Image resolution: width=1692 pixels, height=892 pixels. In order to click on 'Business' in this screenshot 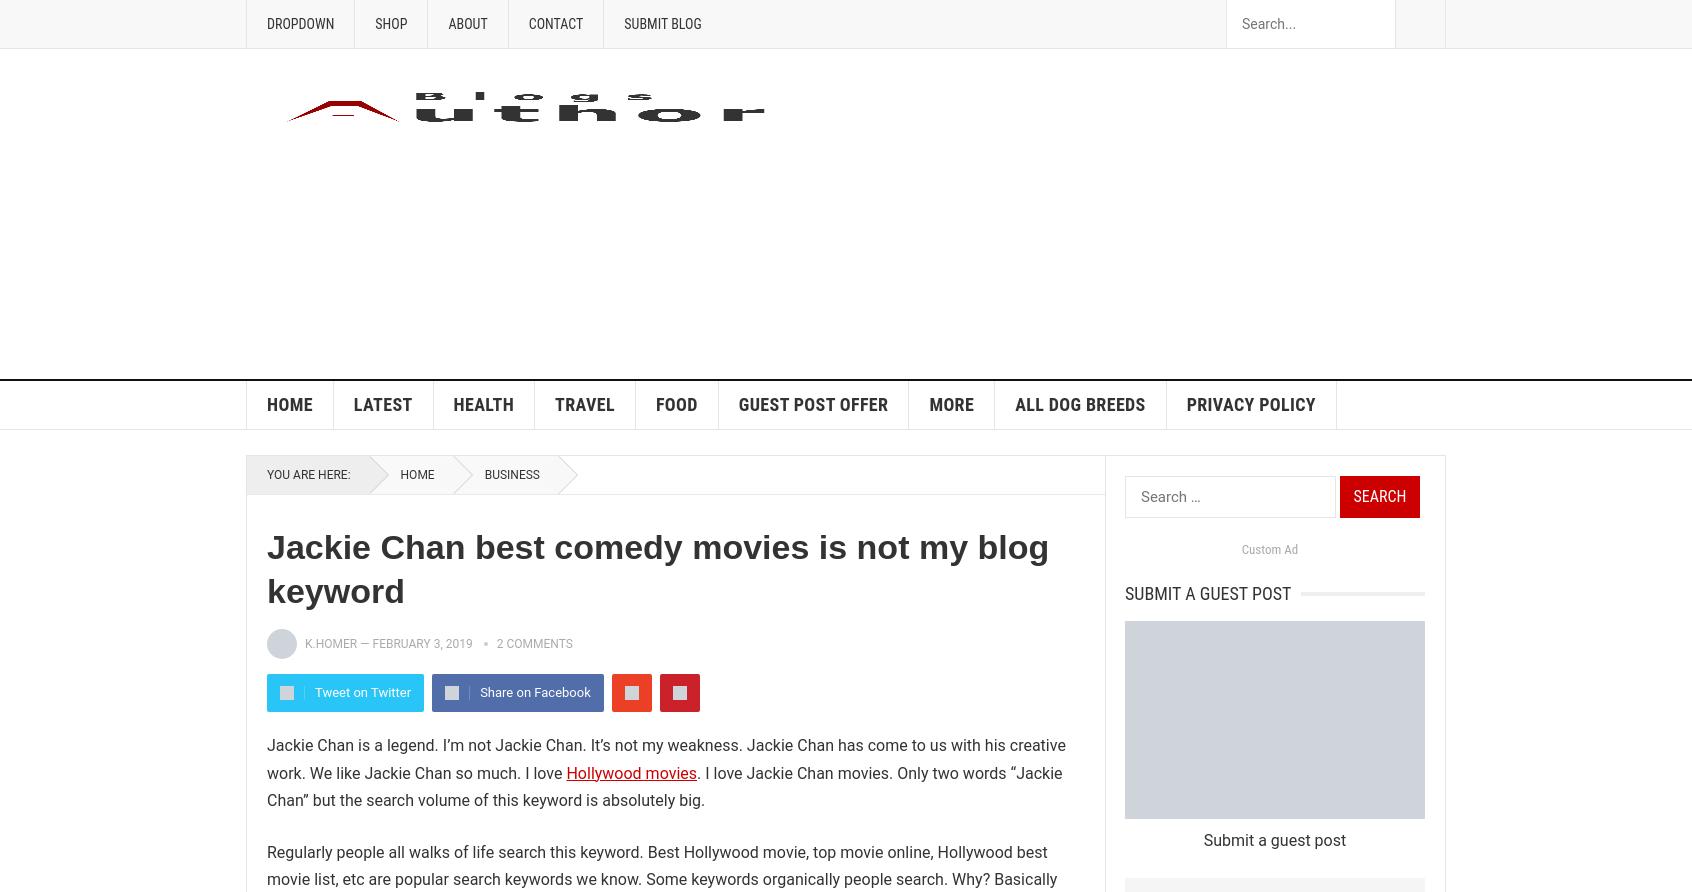, I will do `click(511, 474)`.